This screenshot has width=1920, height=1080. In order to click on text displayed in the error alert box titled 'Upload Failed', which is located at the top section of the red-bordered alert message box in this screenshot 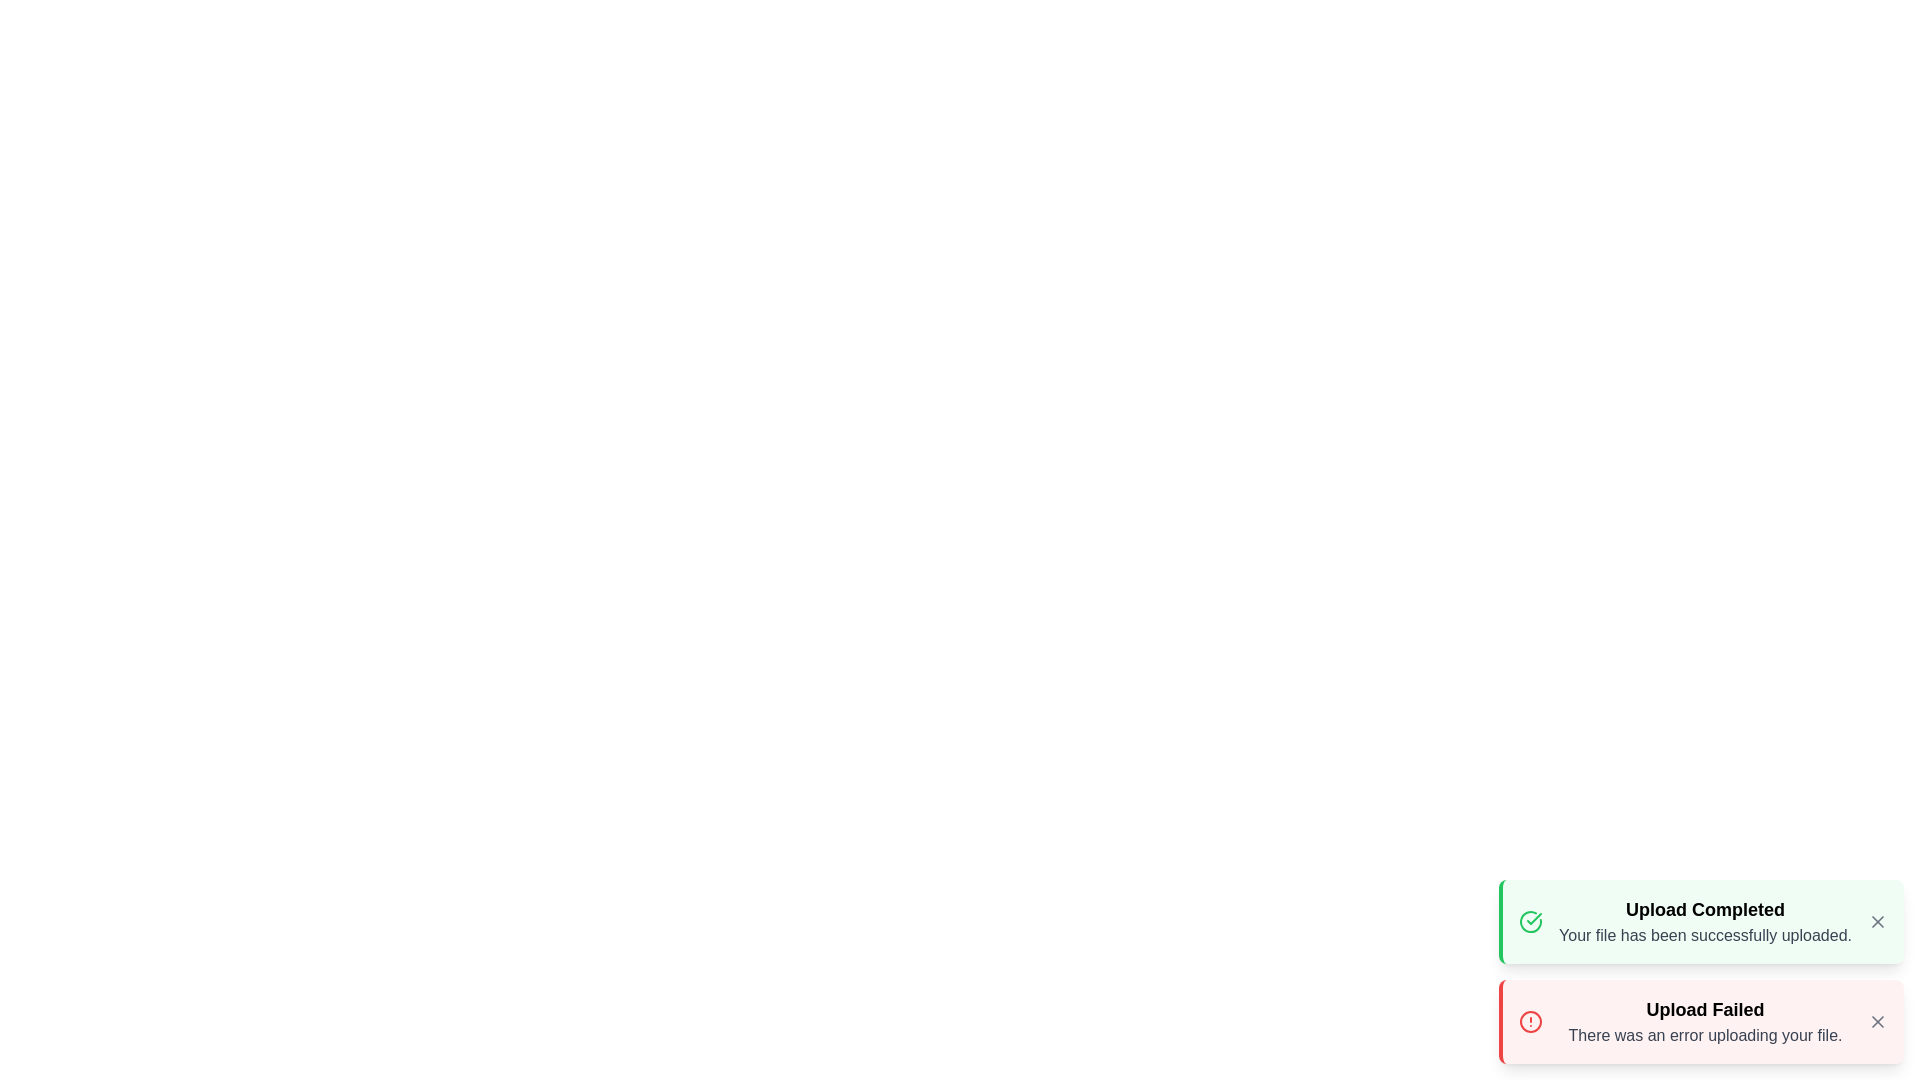, I will do `click(1704, 1010)`.